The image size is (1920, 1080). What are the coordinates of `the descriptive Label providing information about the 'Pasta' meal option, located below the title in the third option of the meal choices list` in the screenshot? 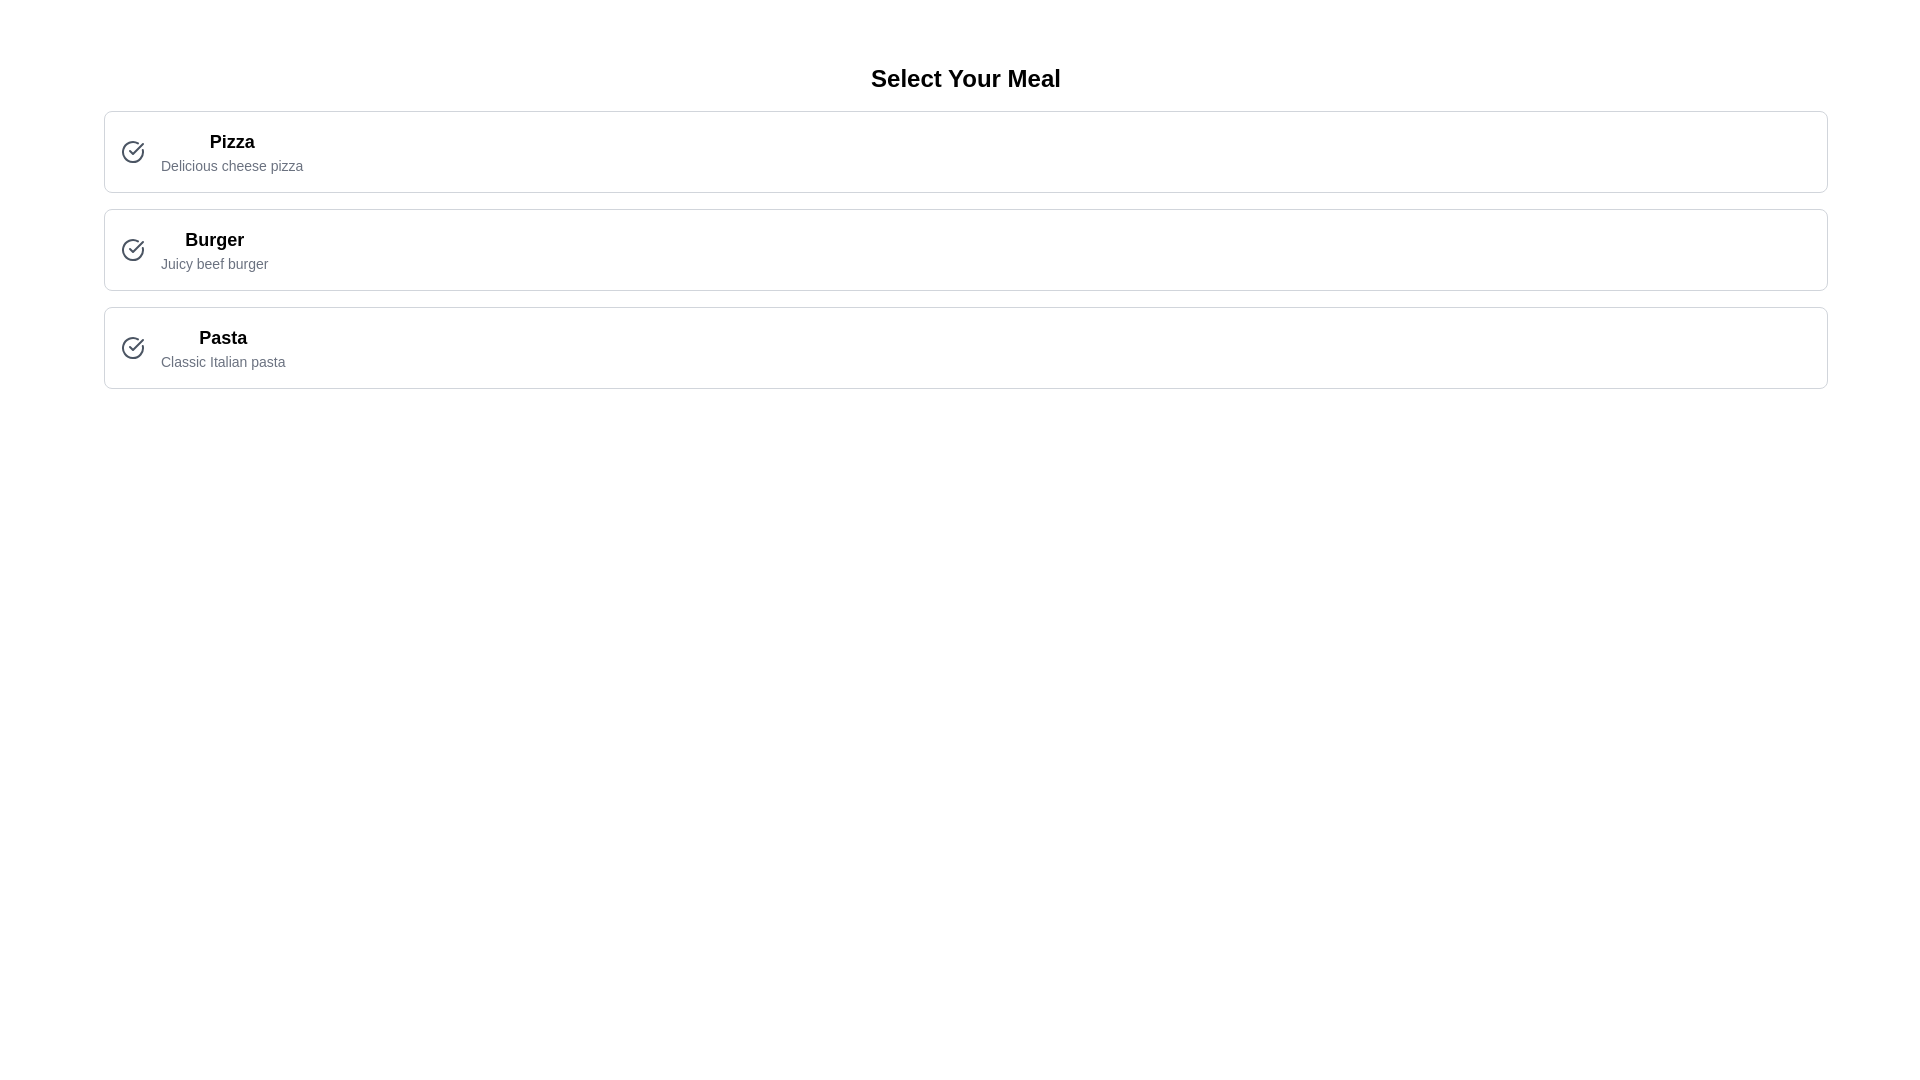 It's located at (223, 362).